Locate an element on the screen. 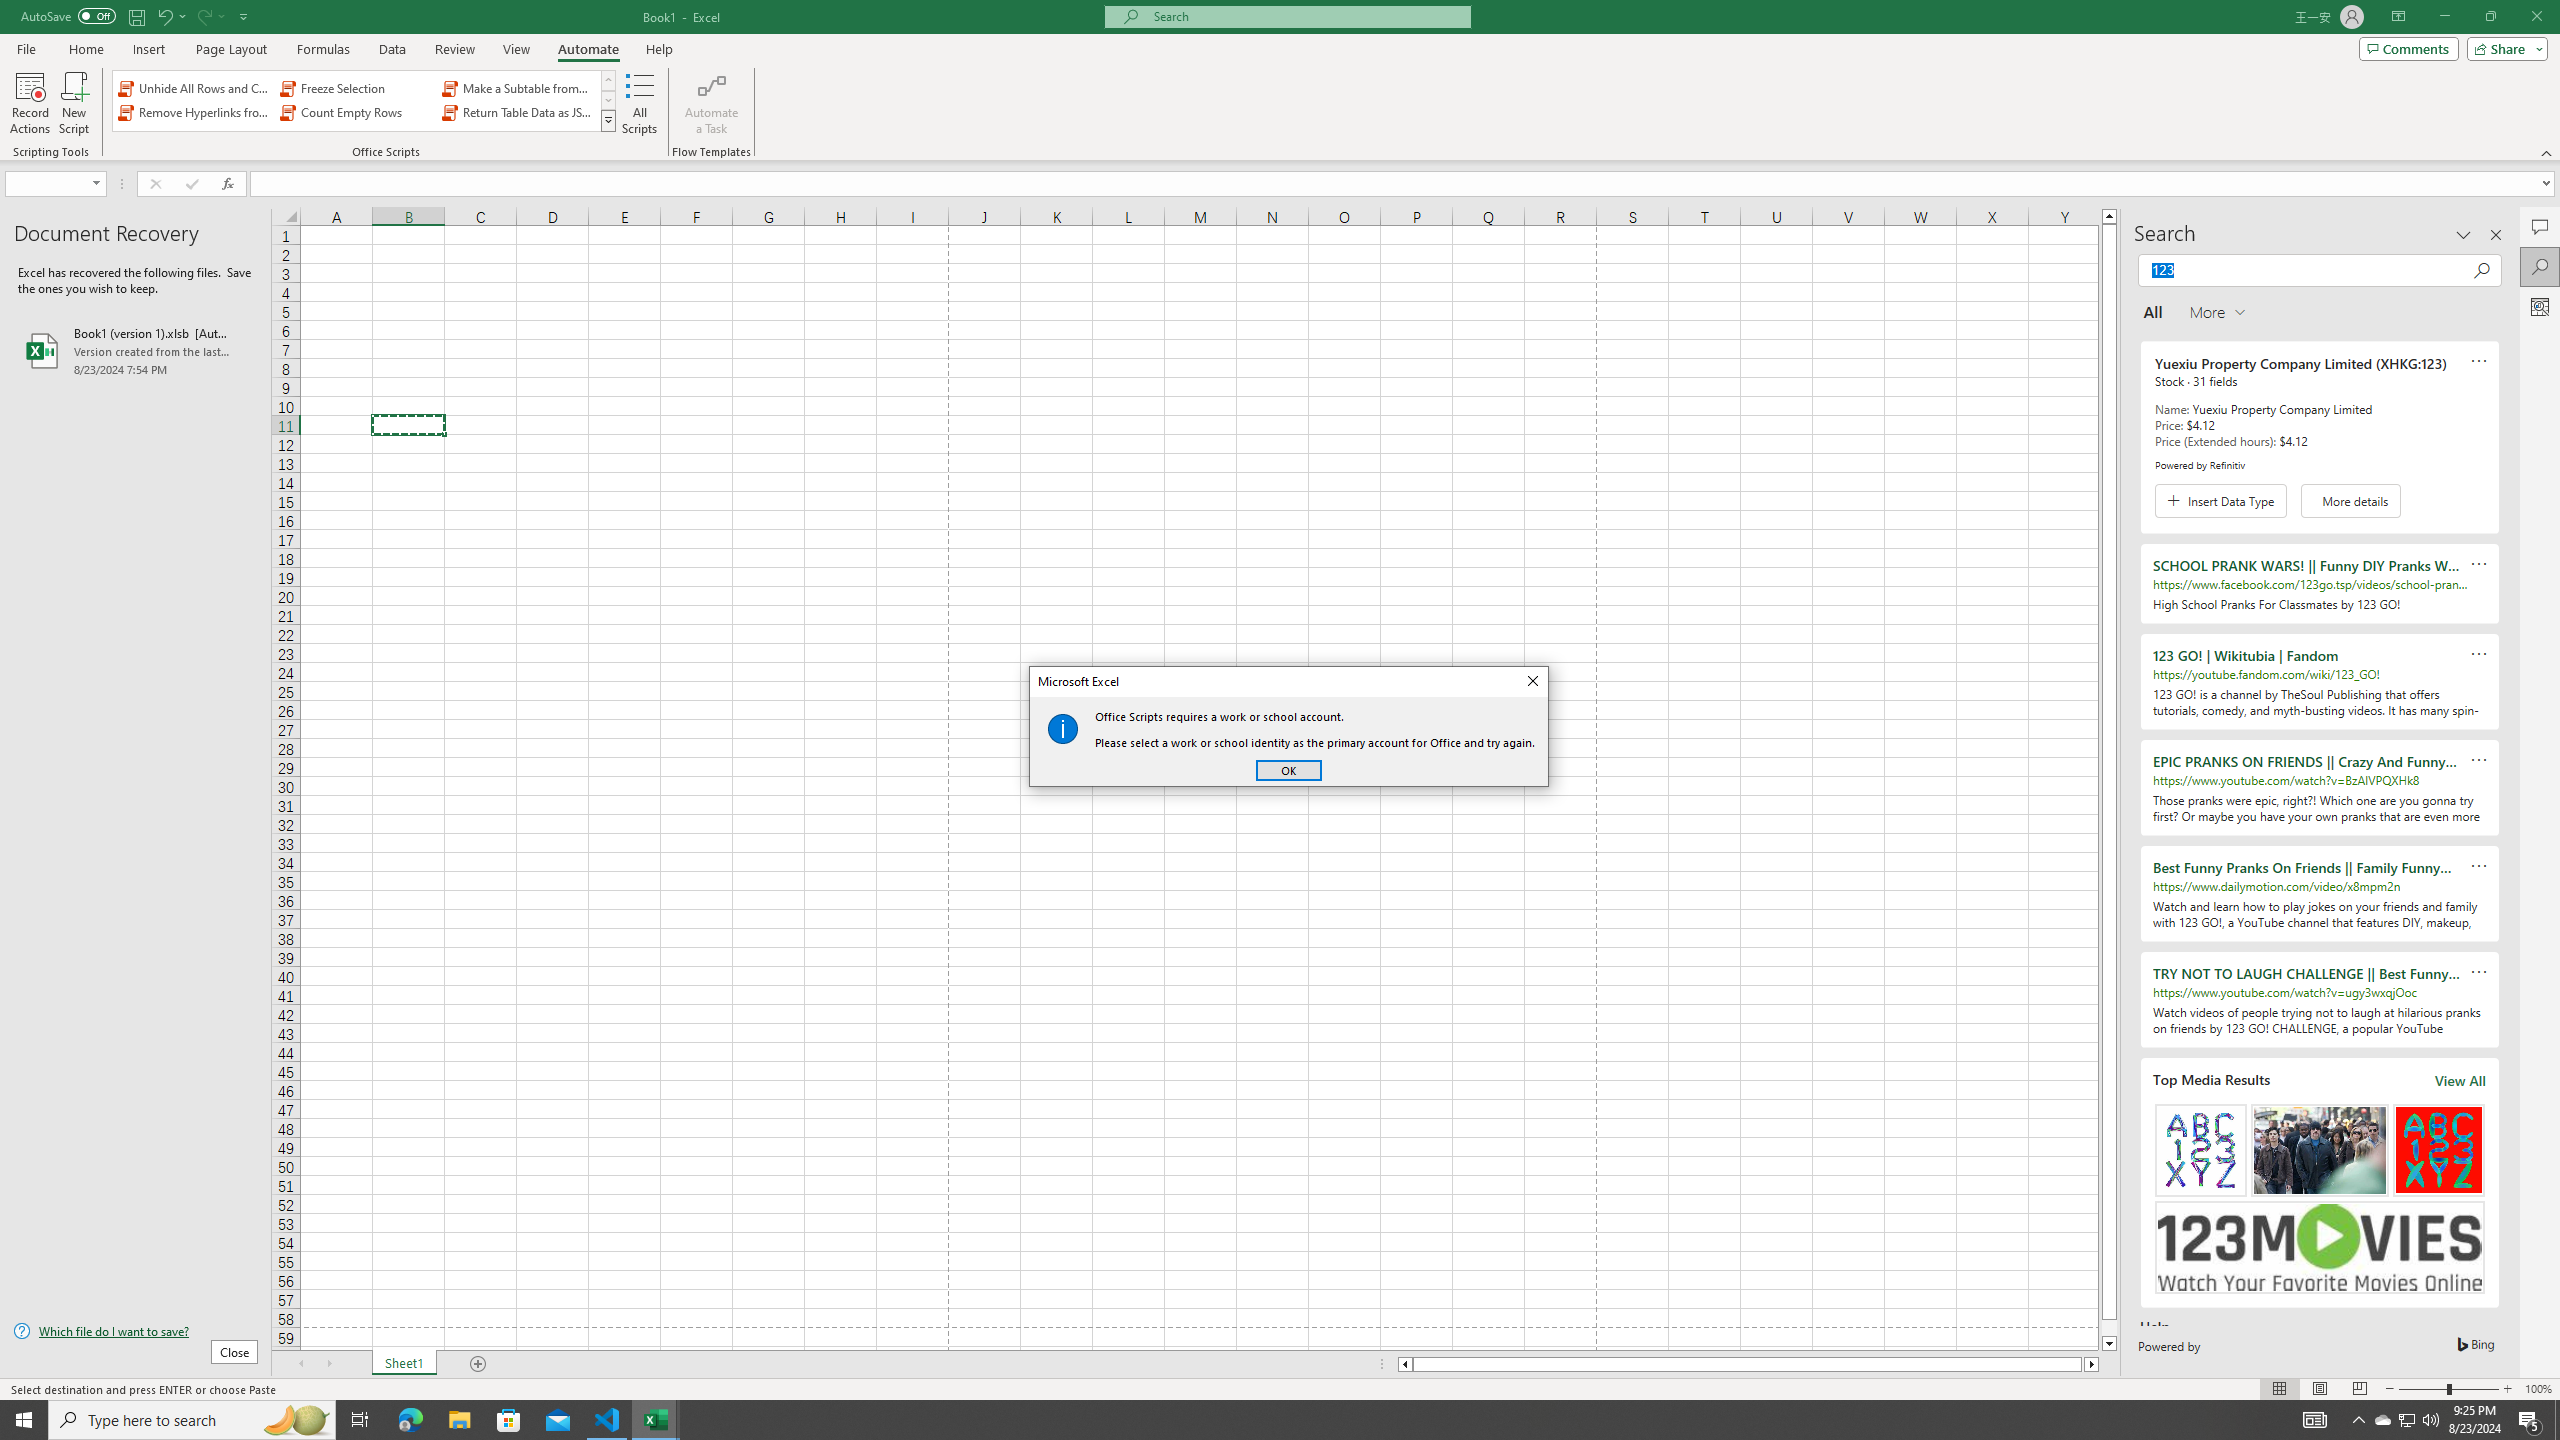 The width and height of the screenshot is (2560, 1440). 'Notification Chevron' is located at coordinates (2359, 1418).